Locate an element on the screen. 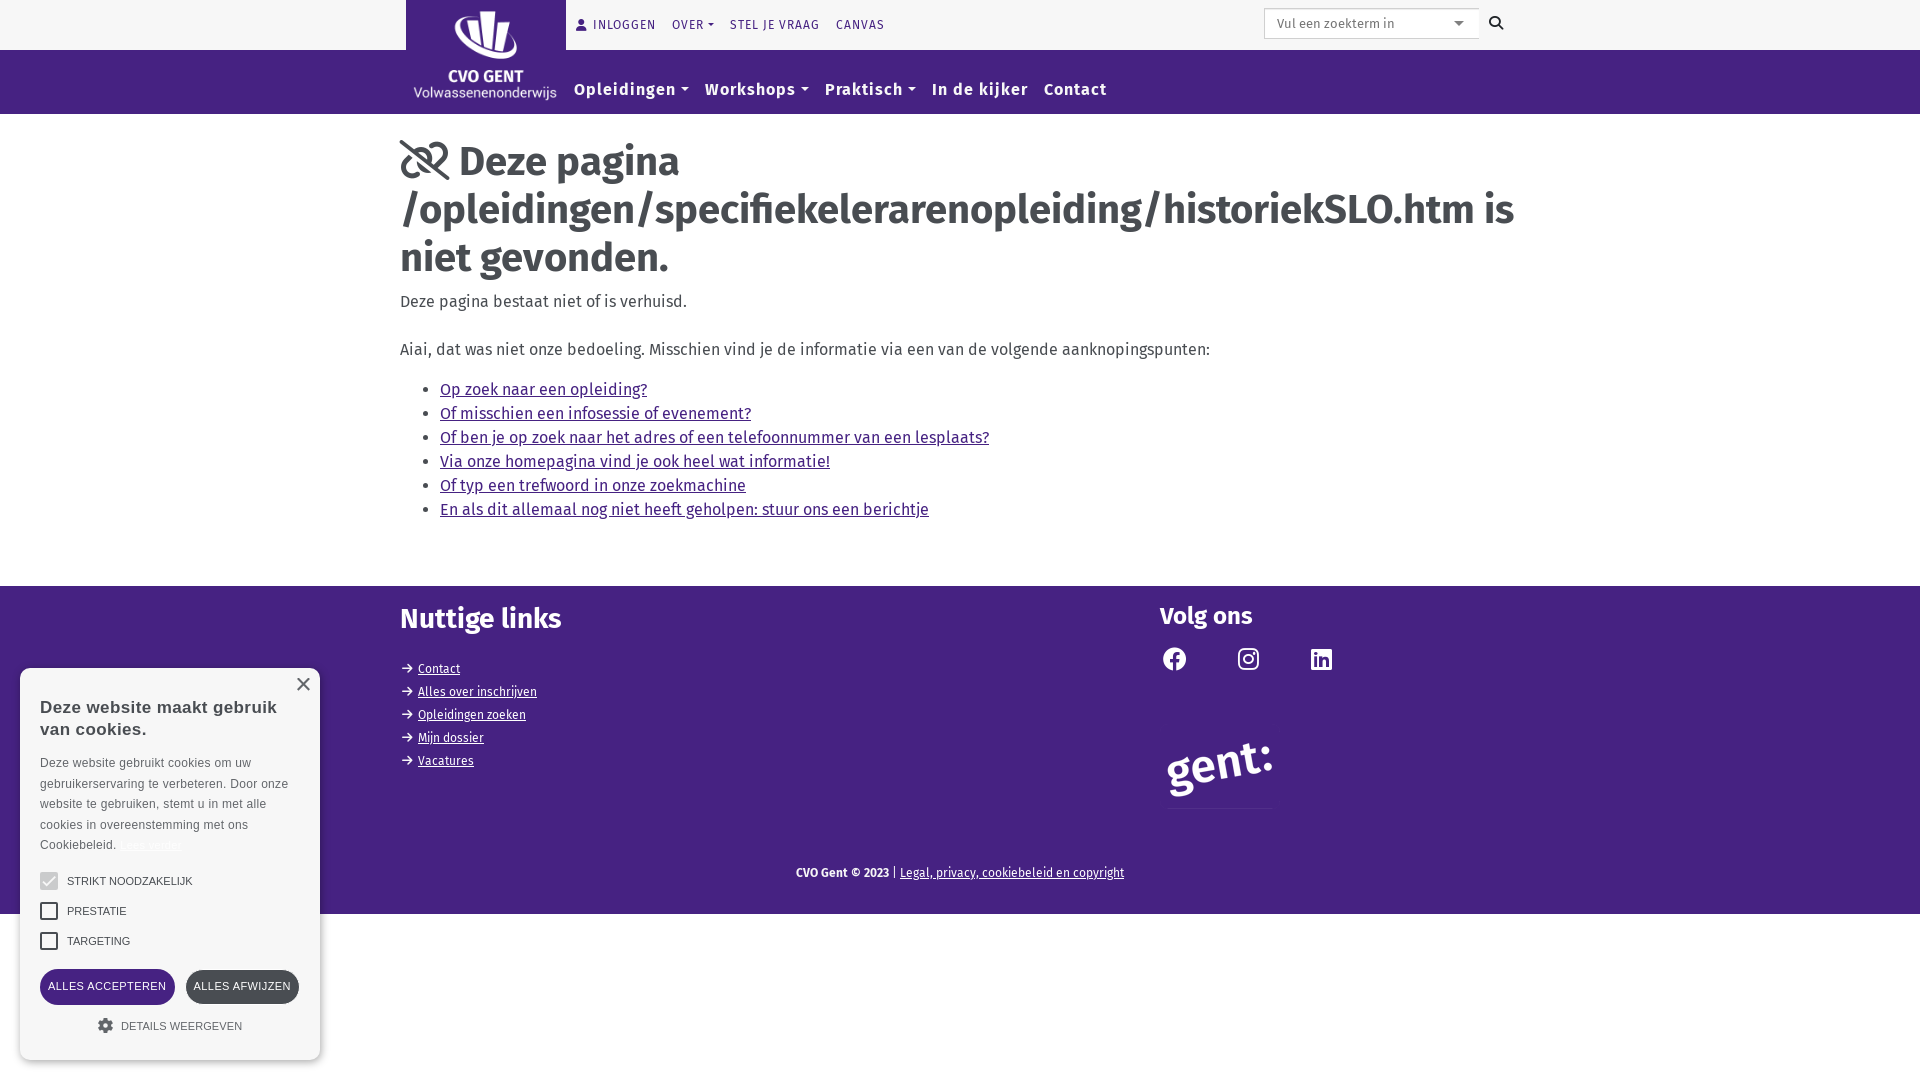 The height and width of the screenshot is (1080, 1920). 'CVO Gent op facebook' is located at coordinates (1160, 663).